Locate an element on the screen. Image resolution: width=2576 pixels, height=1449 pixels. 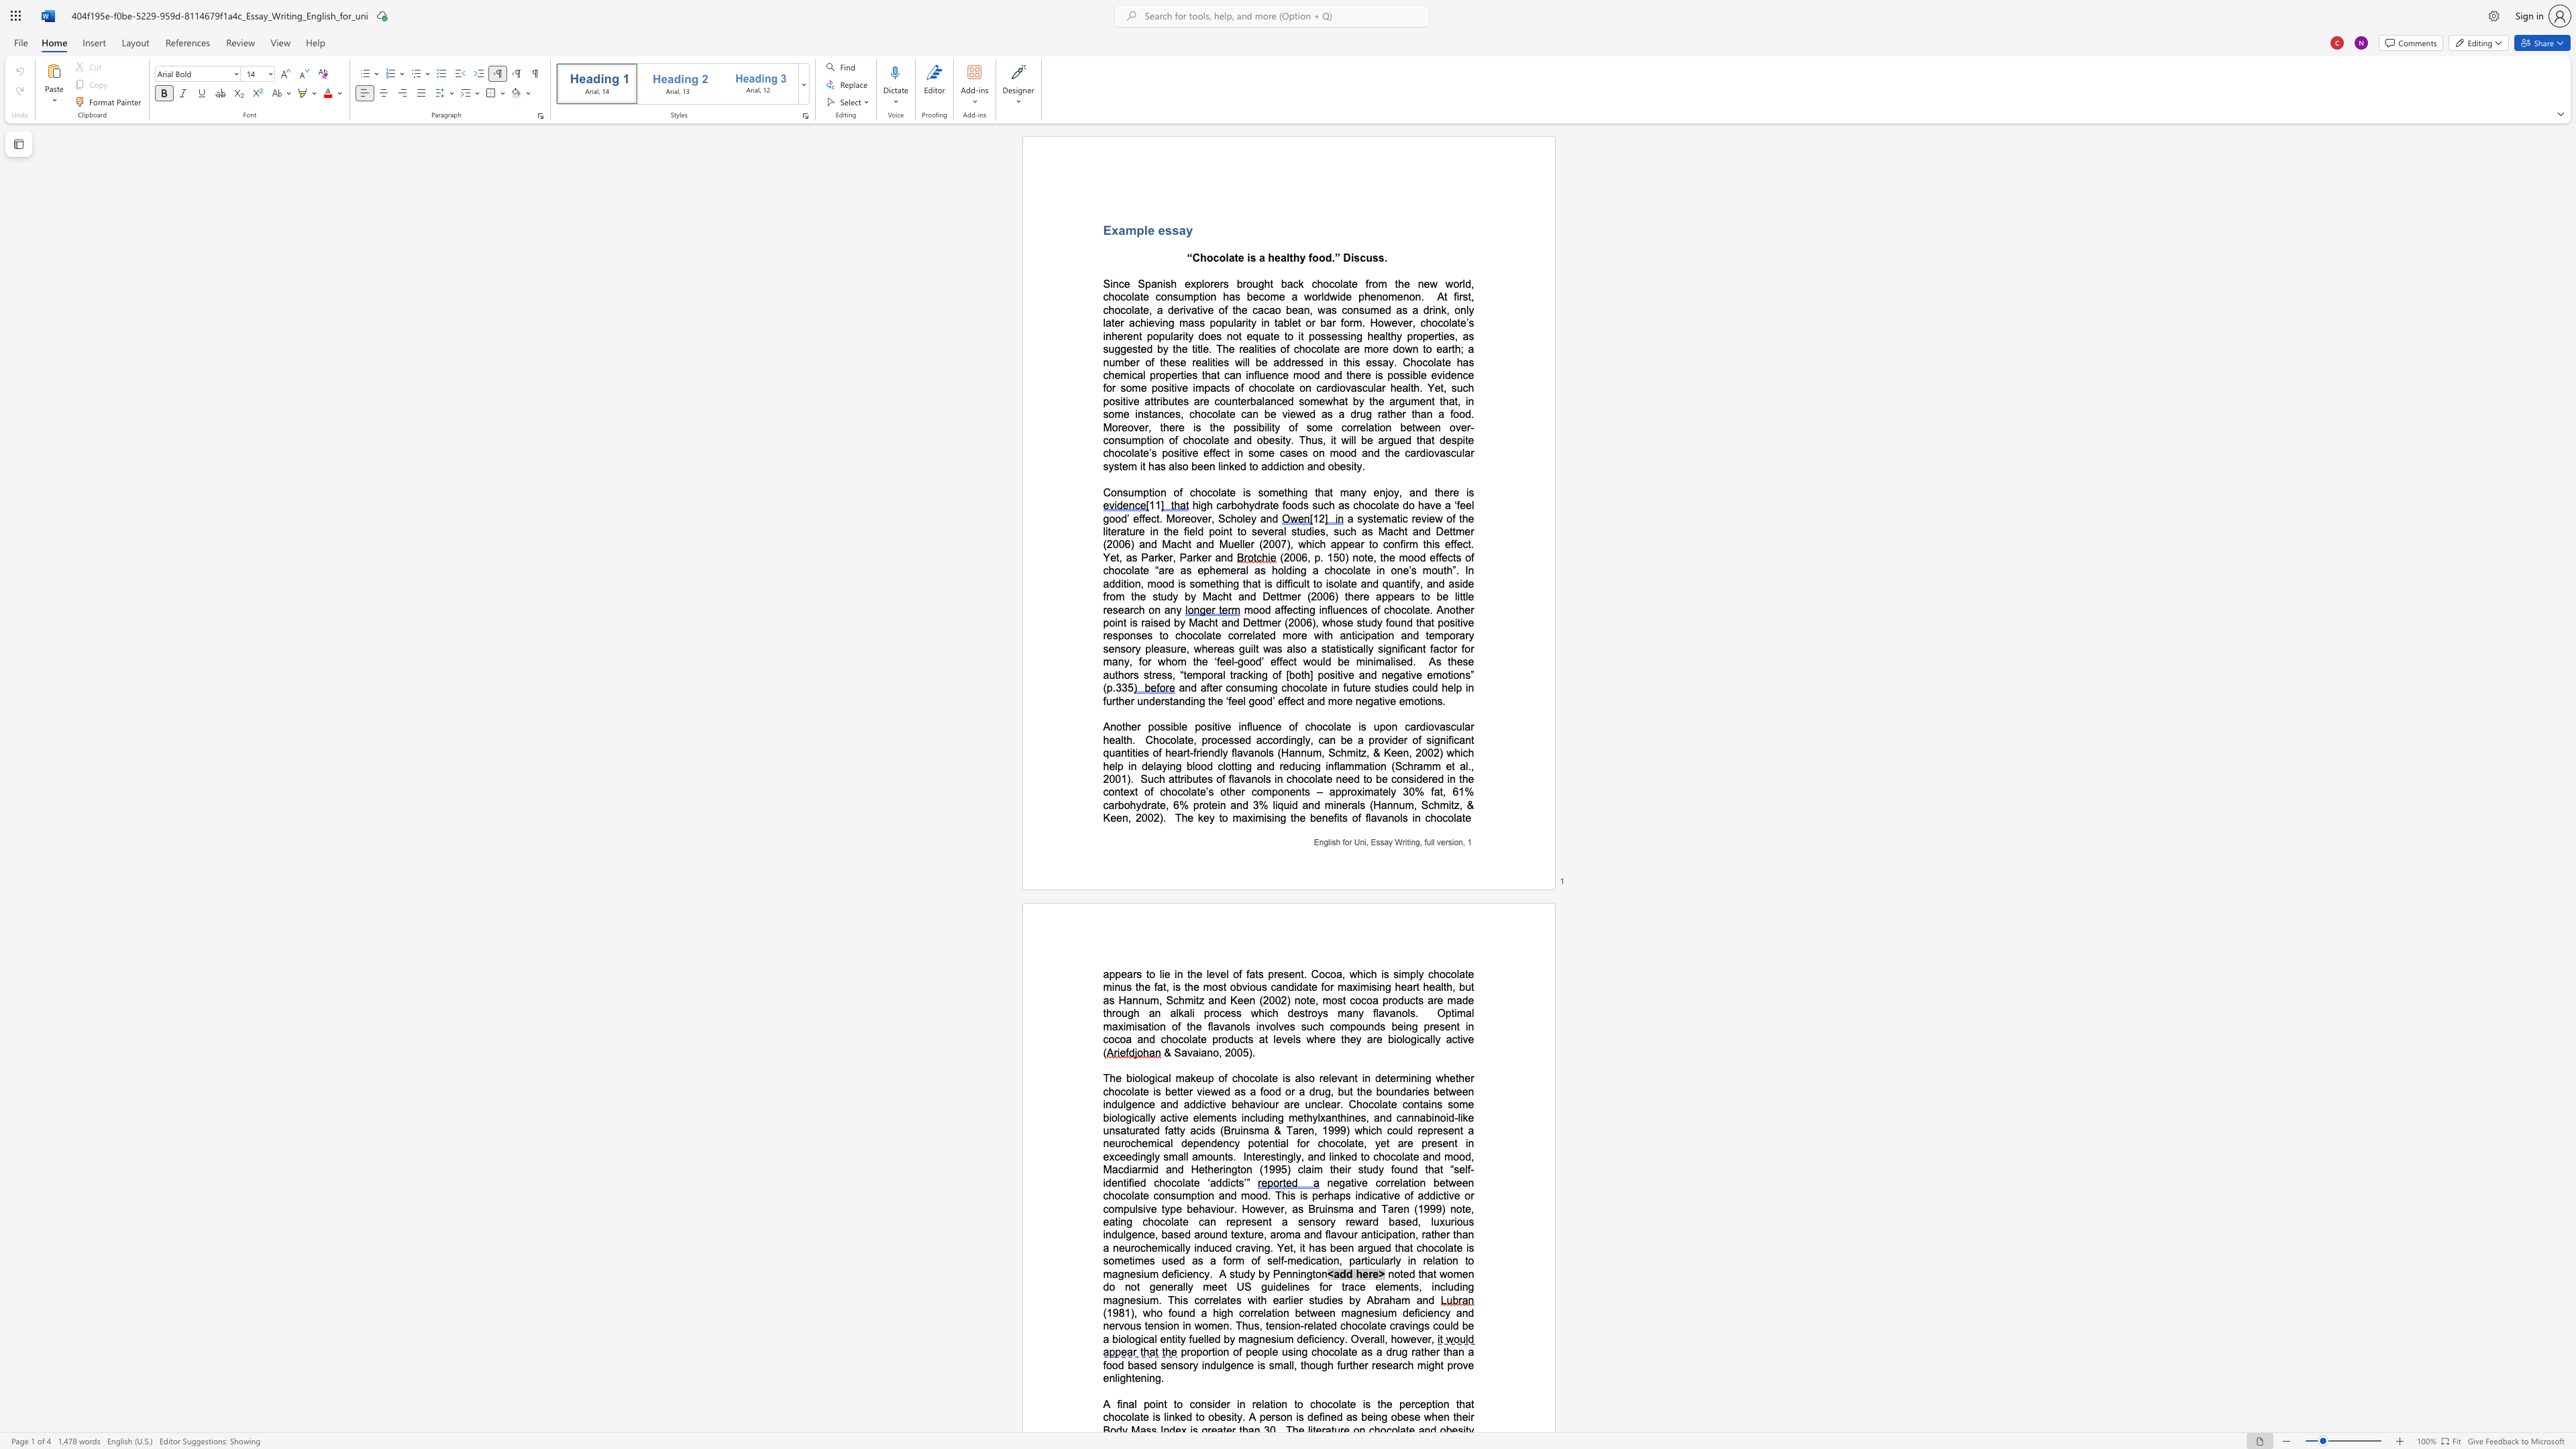
the subset text "d, chocolate consumption has become a" within the text "Since Spanish explorers brought back chocolate from the new world, chocolate consumption has become a worldwide phenomenon" is located at coordinates (1464, 283).